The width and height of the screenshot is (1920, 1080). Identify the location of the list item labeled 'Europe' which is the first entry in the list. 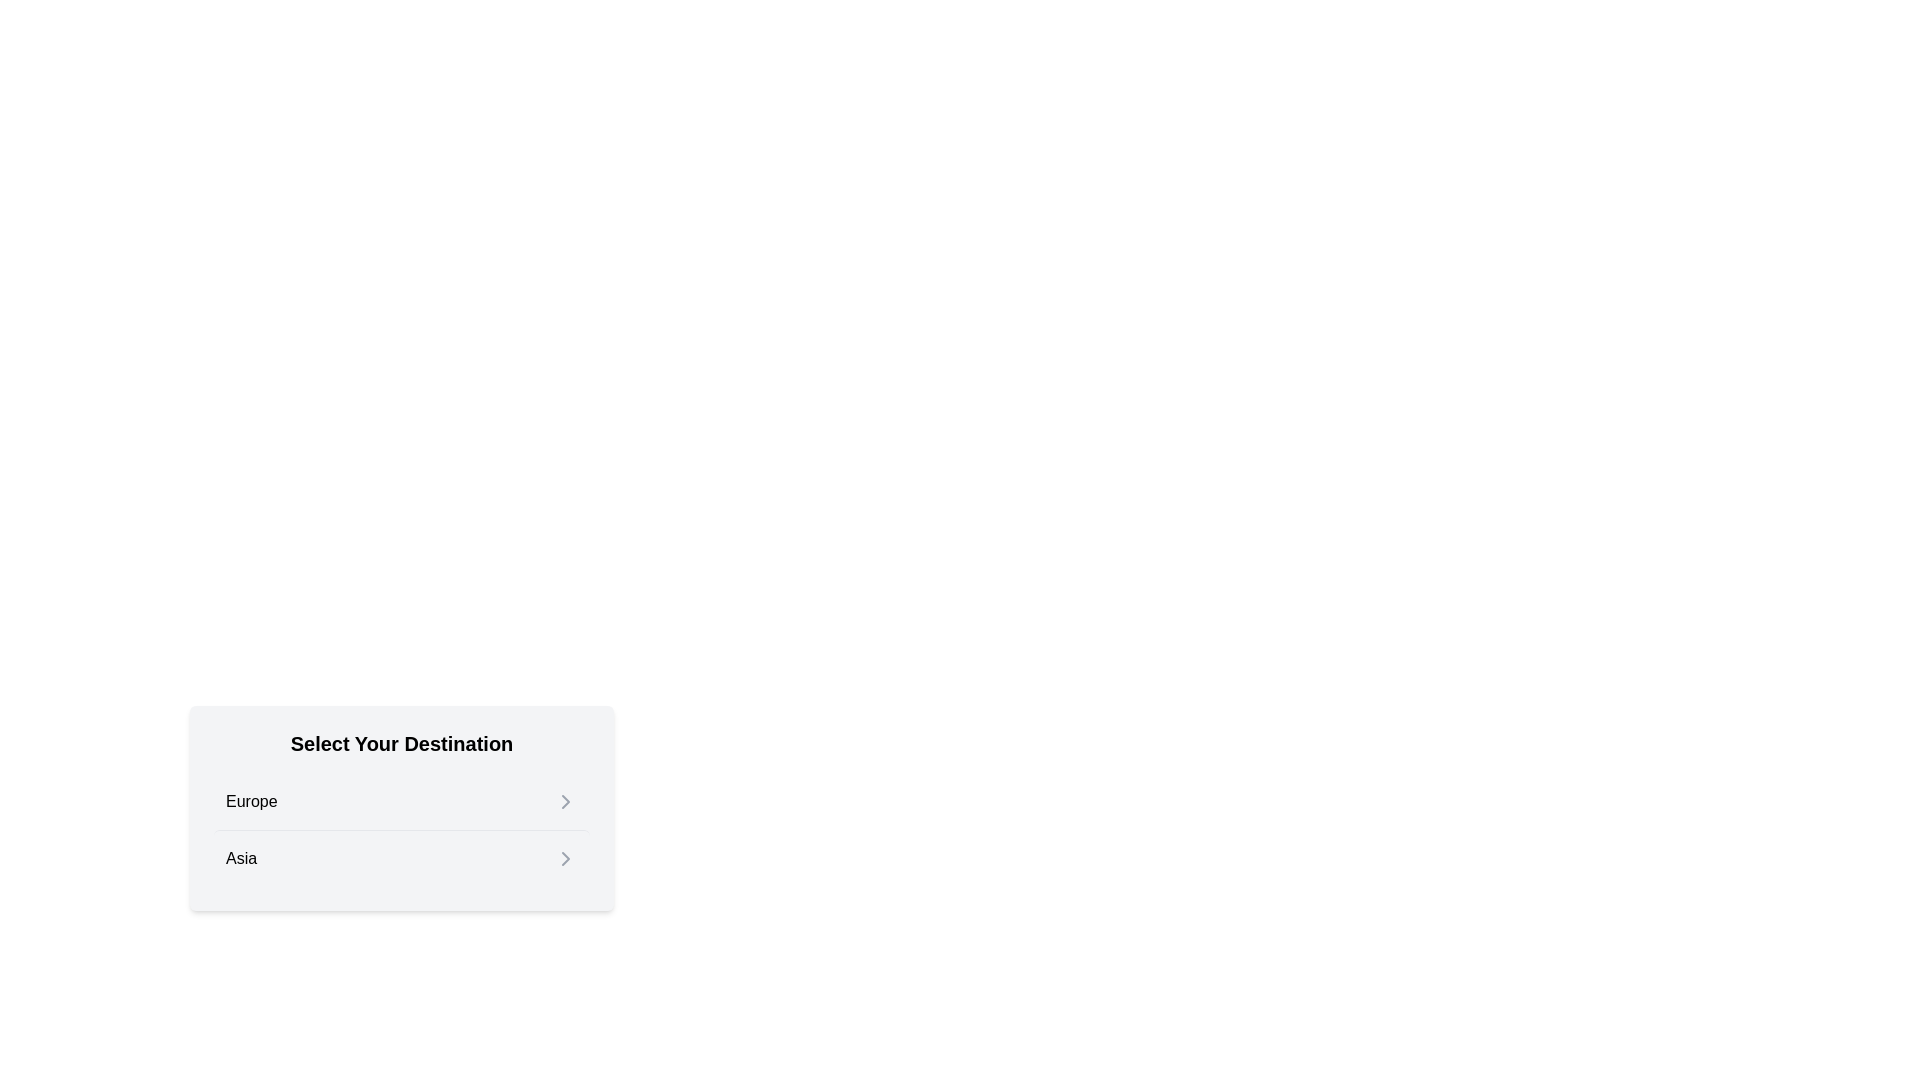
(401, 801).